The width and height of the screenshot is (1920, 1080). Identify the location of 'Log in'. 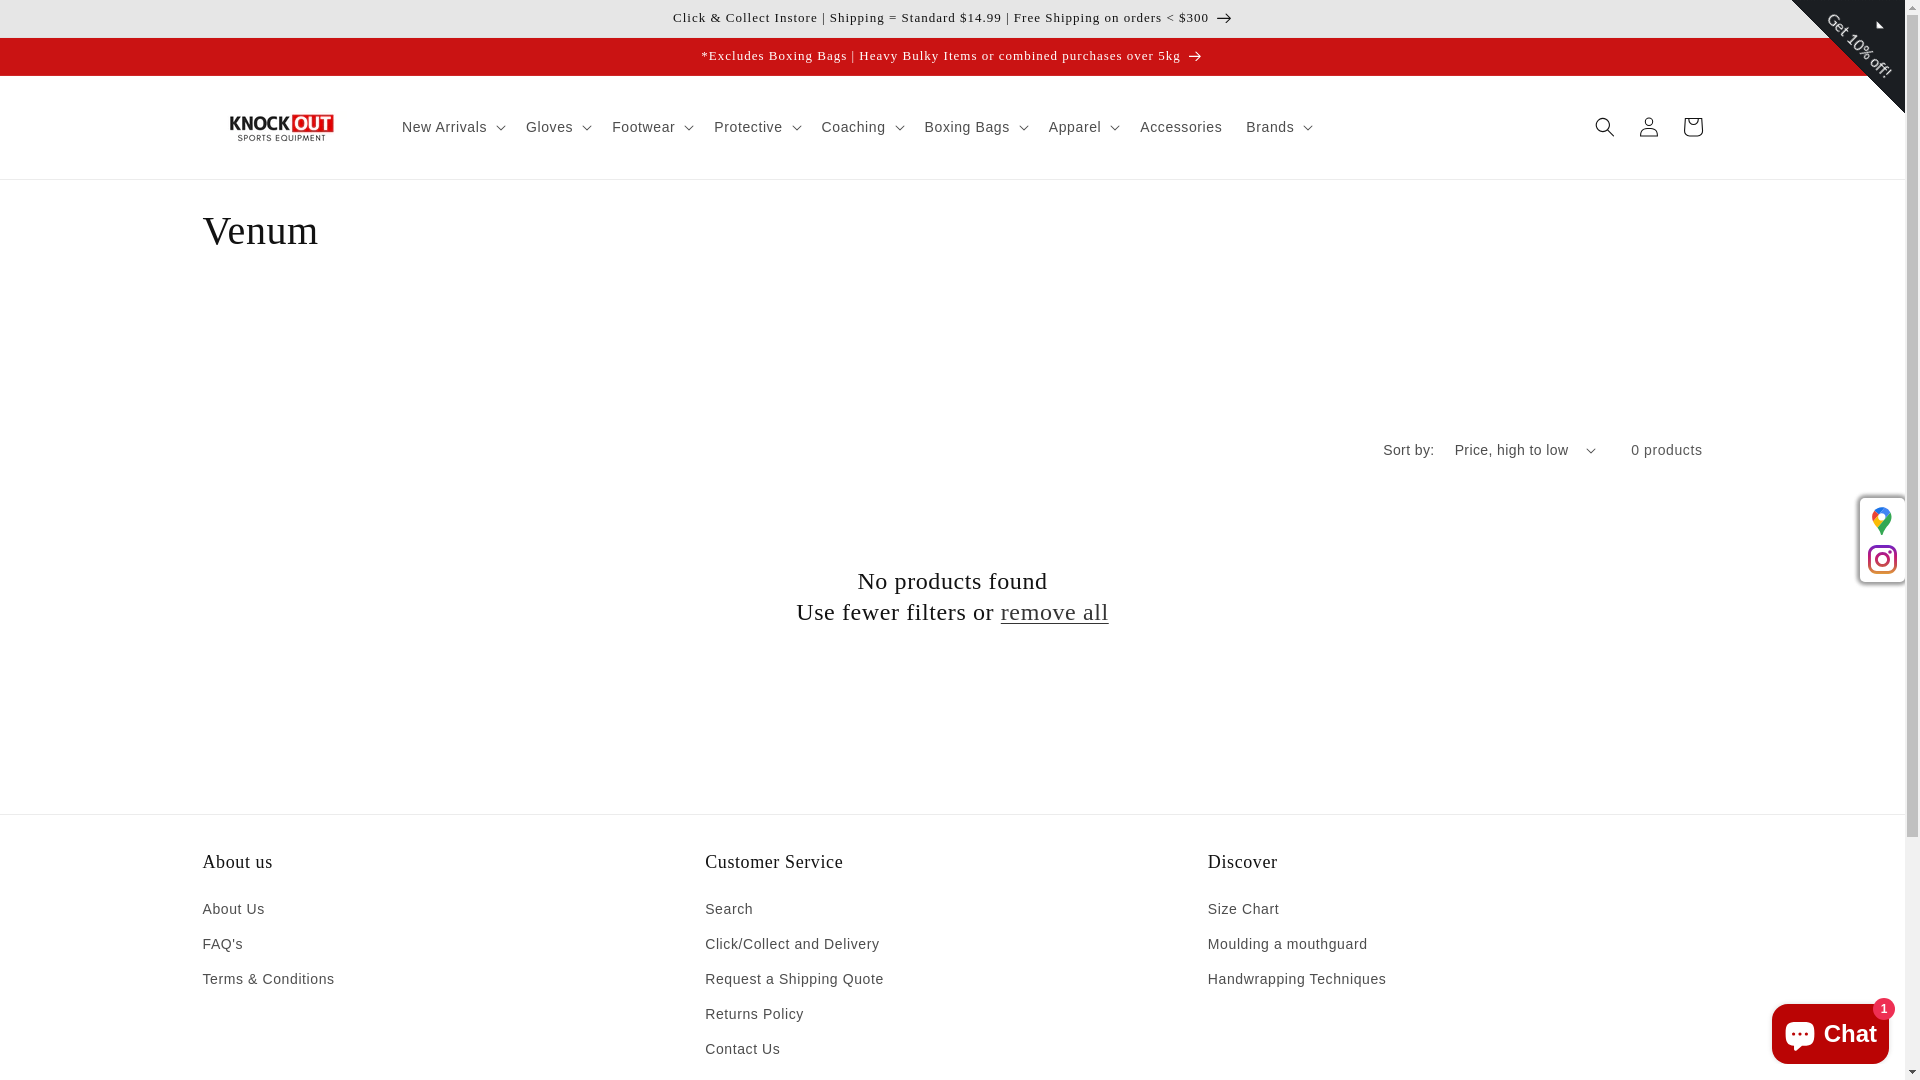
(1647, 127).